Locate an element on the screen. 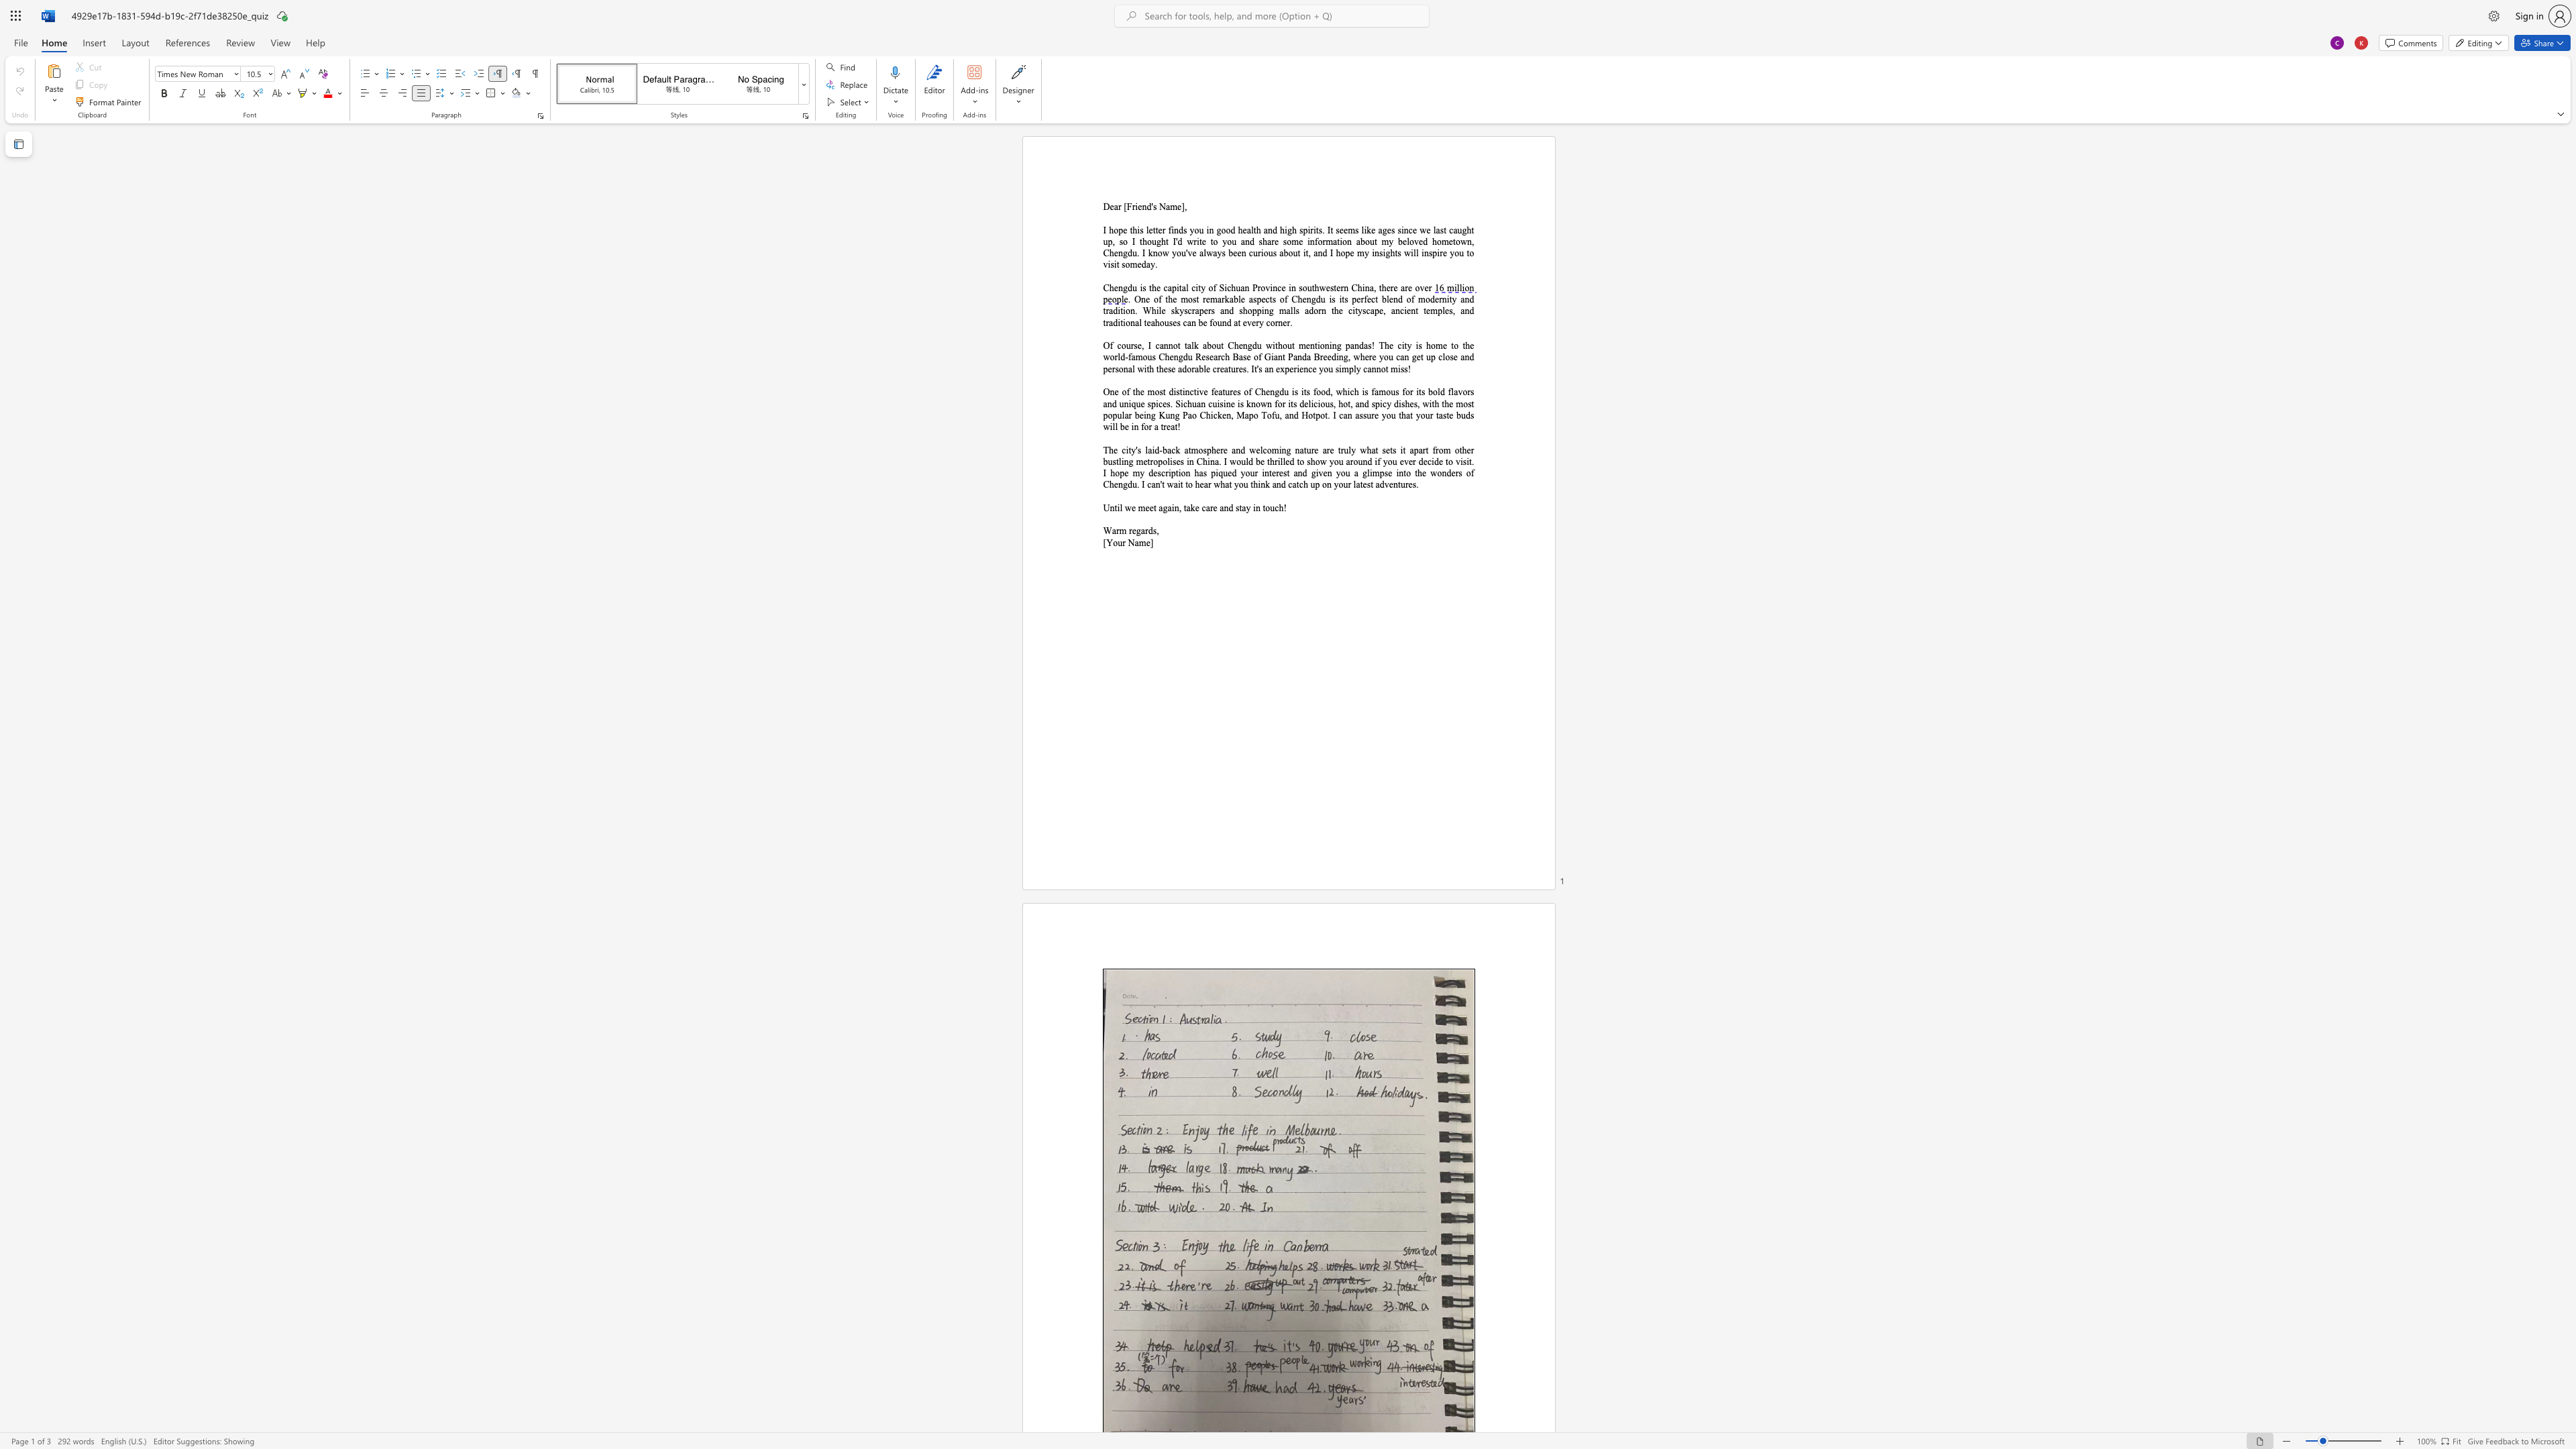  the space between the continuous character "e" and "e" in the text is located at coordinates (1236, 252).